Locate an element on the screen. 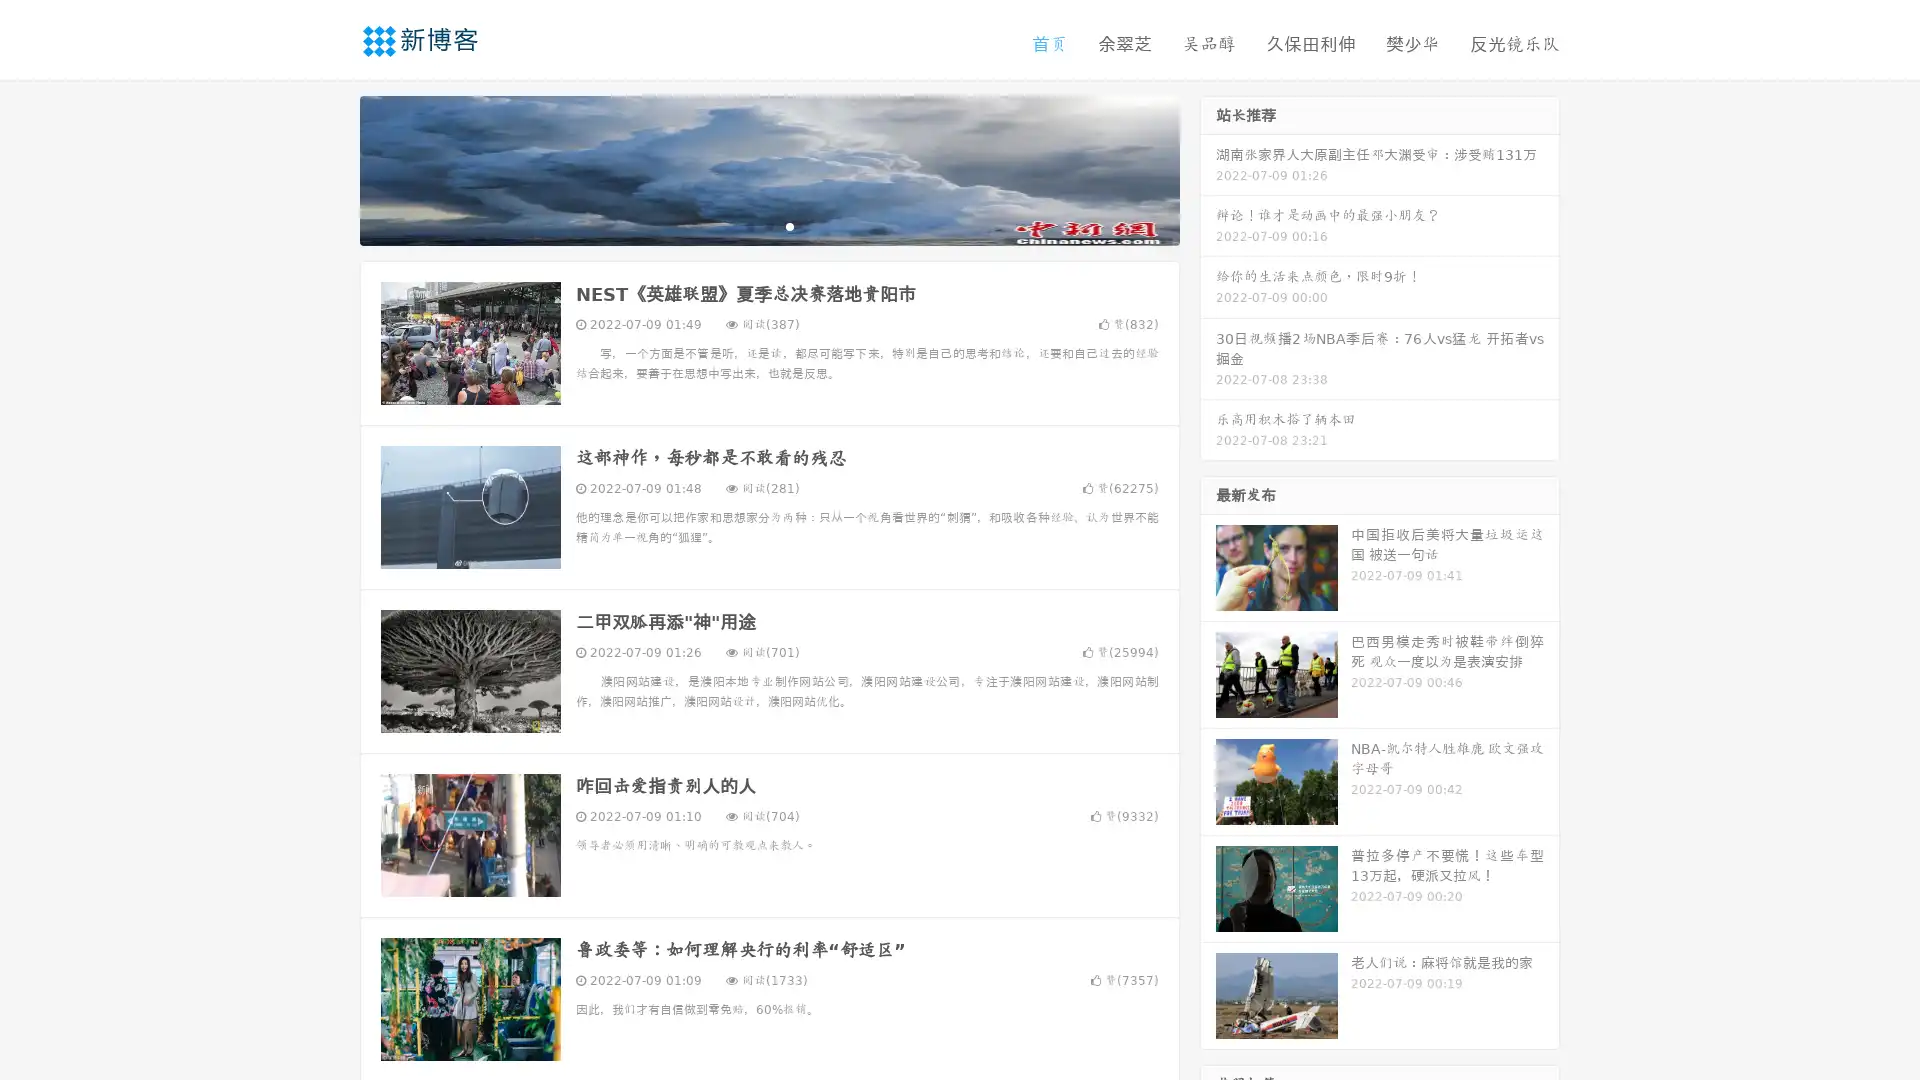 The image size is (1920, 1080). Go to slide 3 is located at coordinates (789, 225).